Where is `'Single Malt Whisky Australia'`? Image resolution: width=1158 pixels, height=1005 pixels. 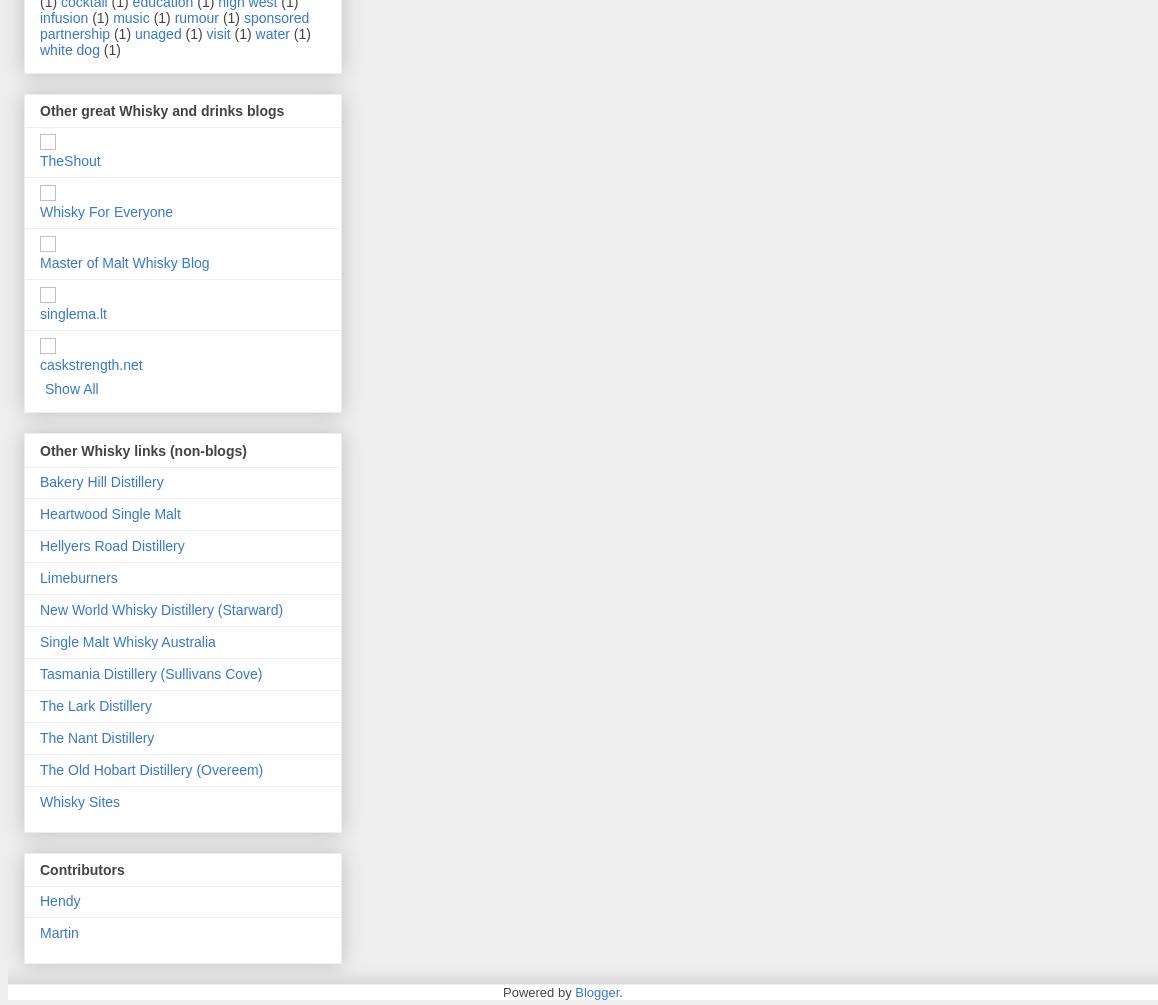
'Single Malt Whisky Australia' is located at coordinates (126, 639).